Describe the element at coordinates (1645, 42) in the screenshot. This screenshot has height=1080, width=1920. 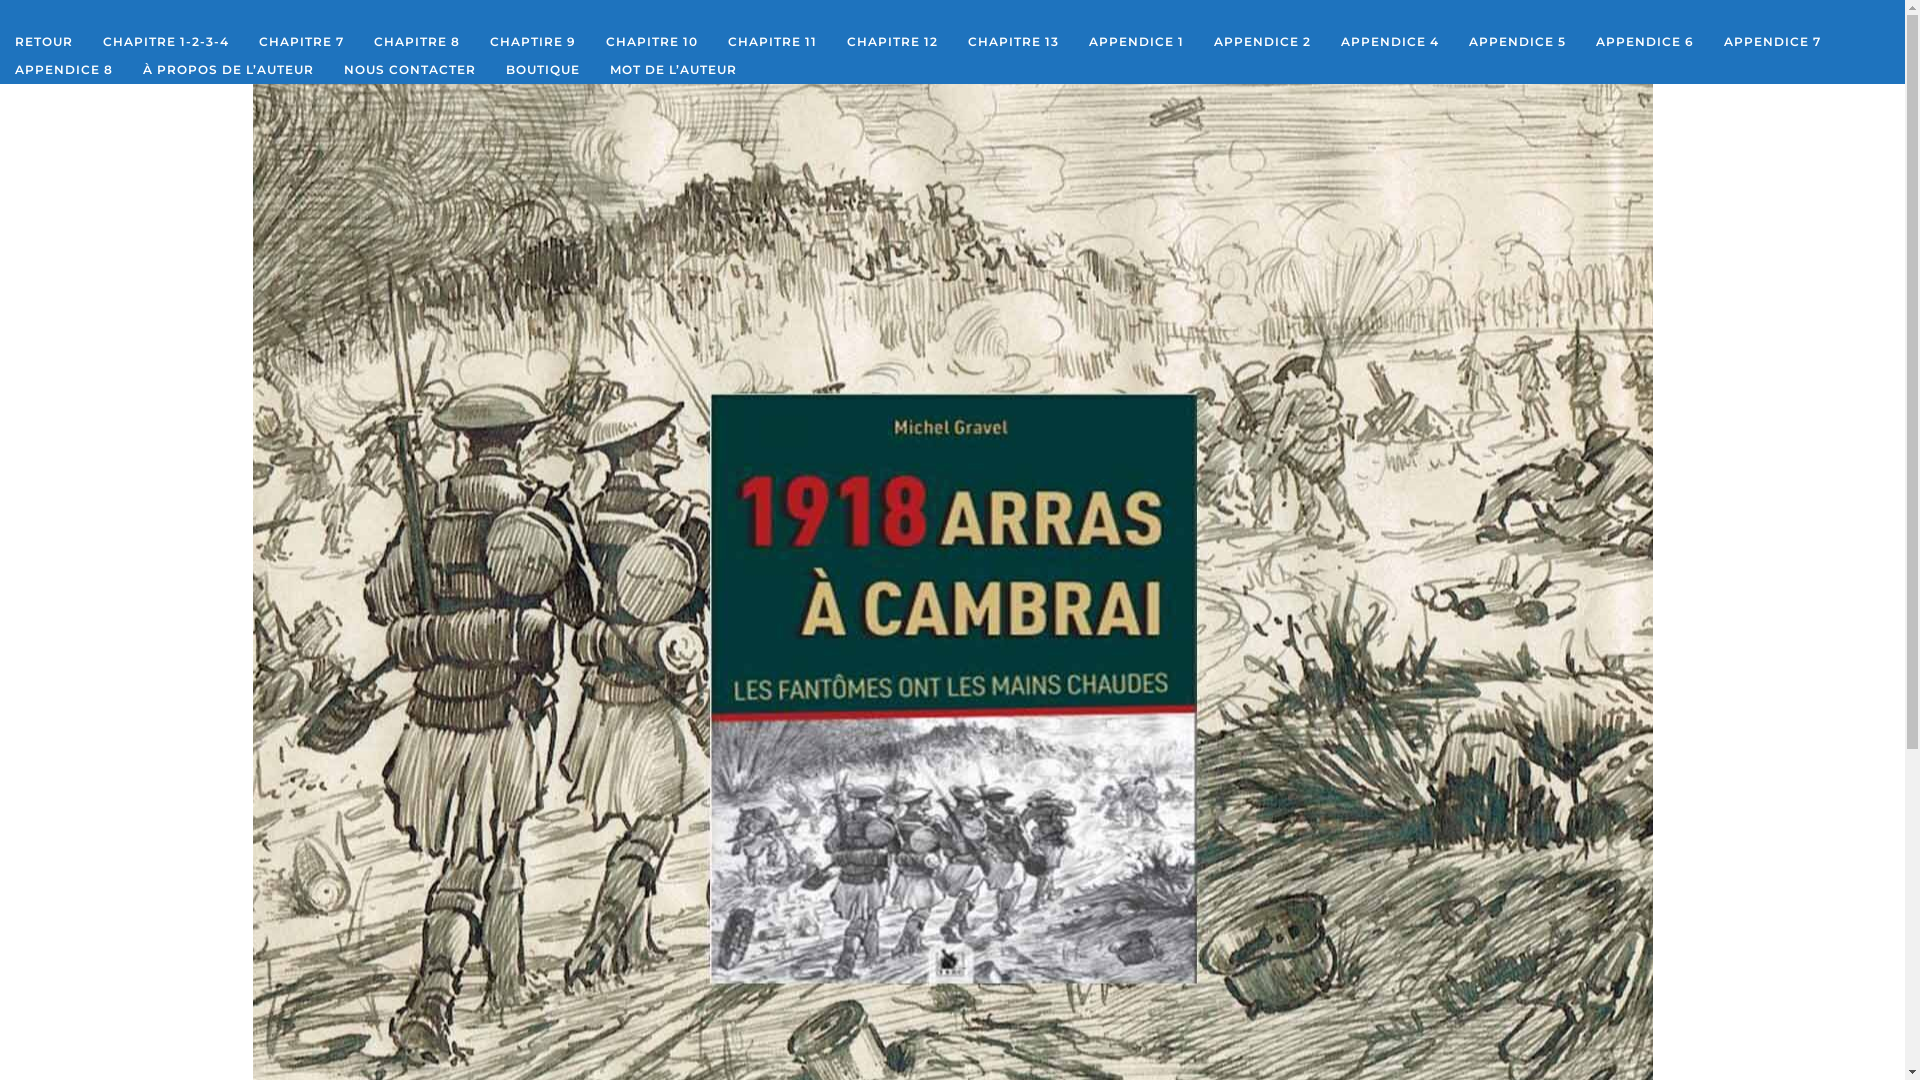
I see `'APPENDICE 6'` at that location.